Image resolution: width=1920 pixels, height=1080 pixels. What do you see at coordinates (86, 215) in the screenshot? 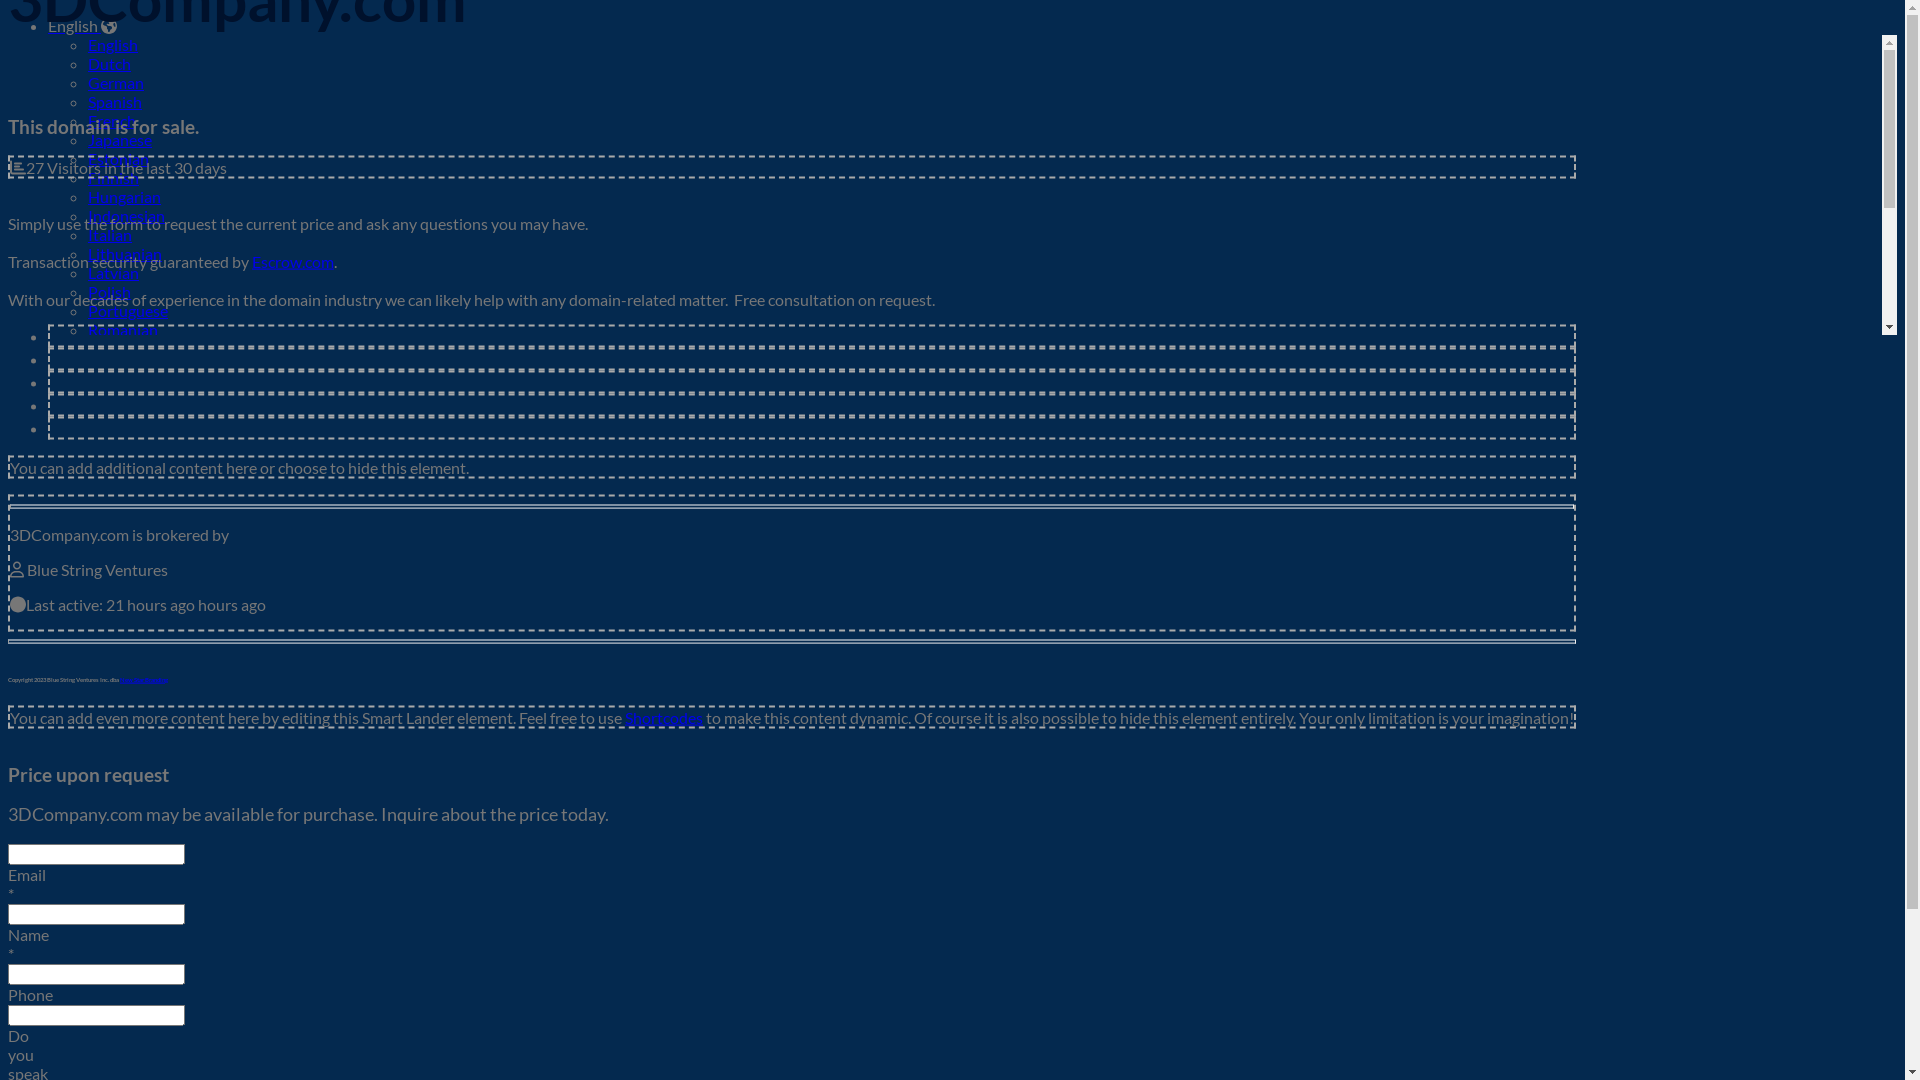
I see `'Indonesian'` at bounding box center [86, 215].